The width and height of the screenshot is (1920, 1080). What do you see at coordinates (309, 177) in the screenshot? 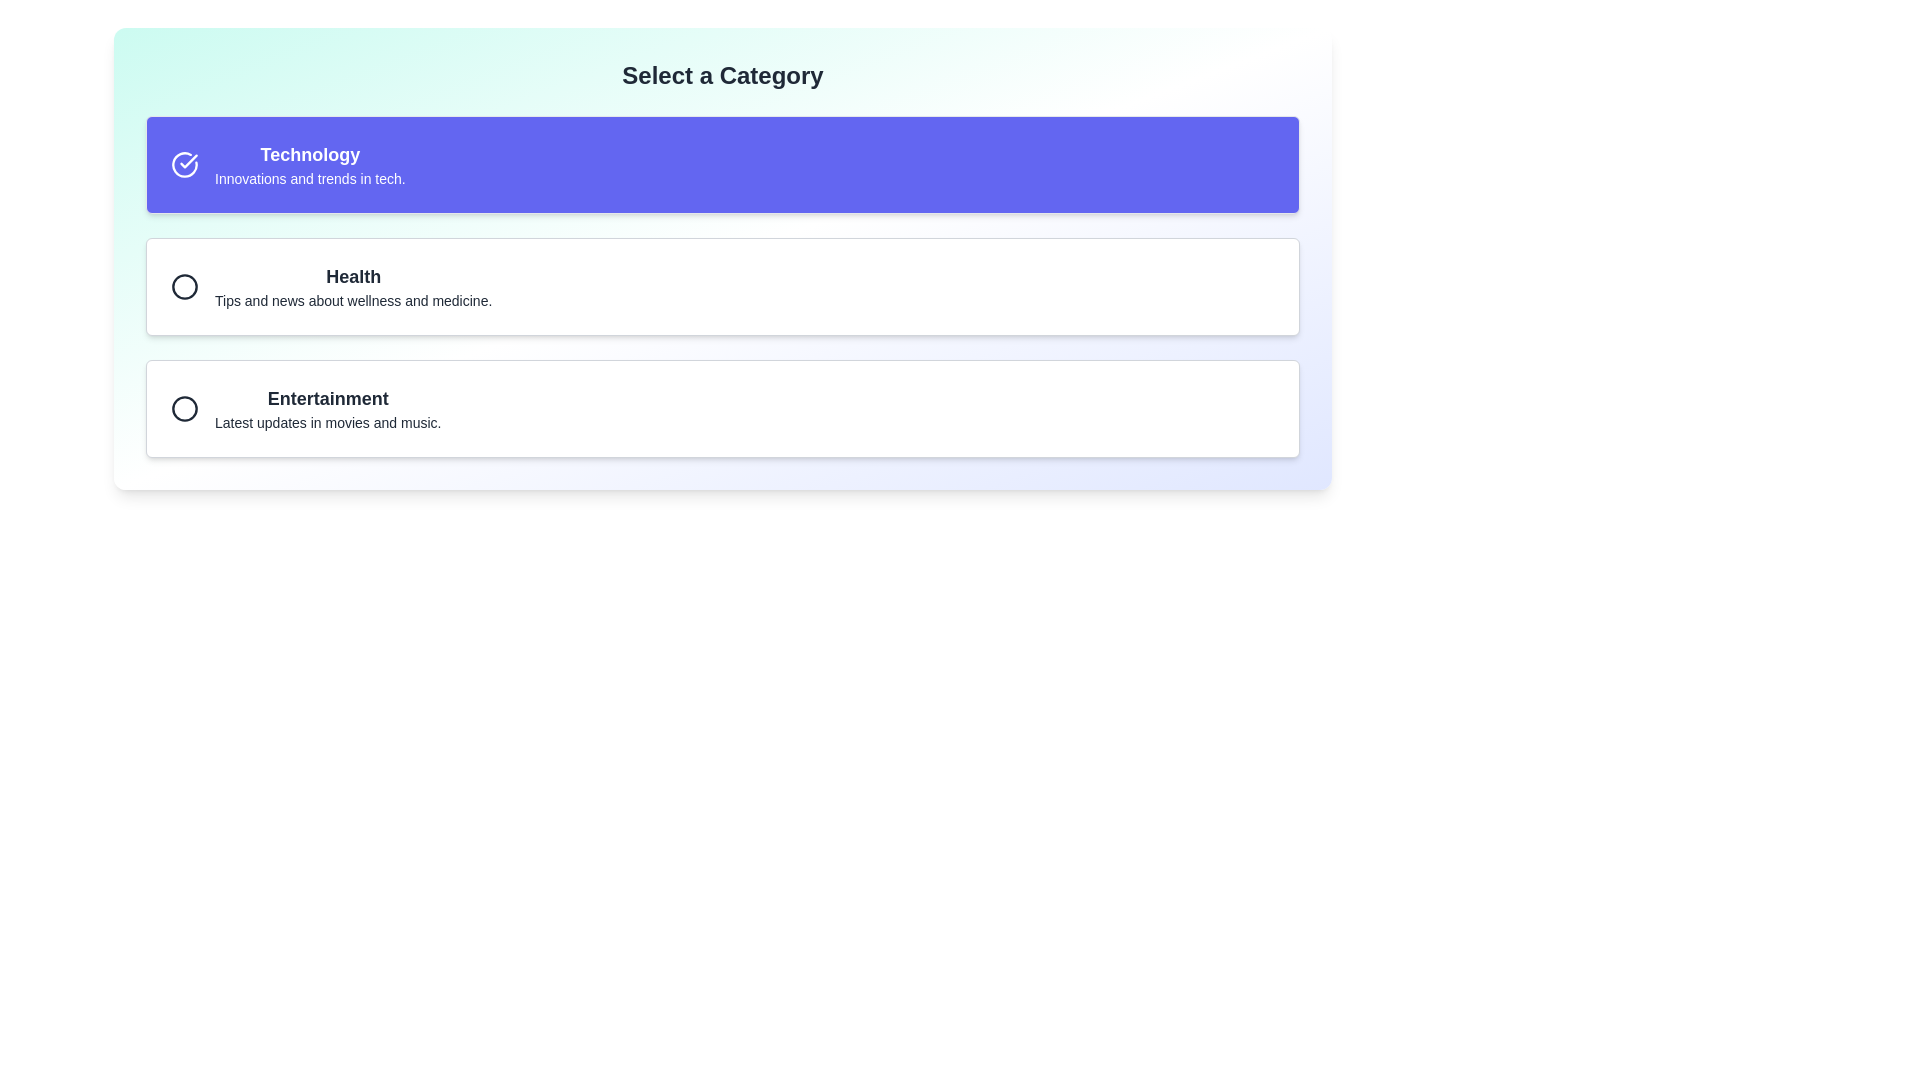
I see `the static text element that provides additional context about the 'Technology' category, located directly below the bold 'Technology' text` at bounding box center [309, 177].